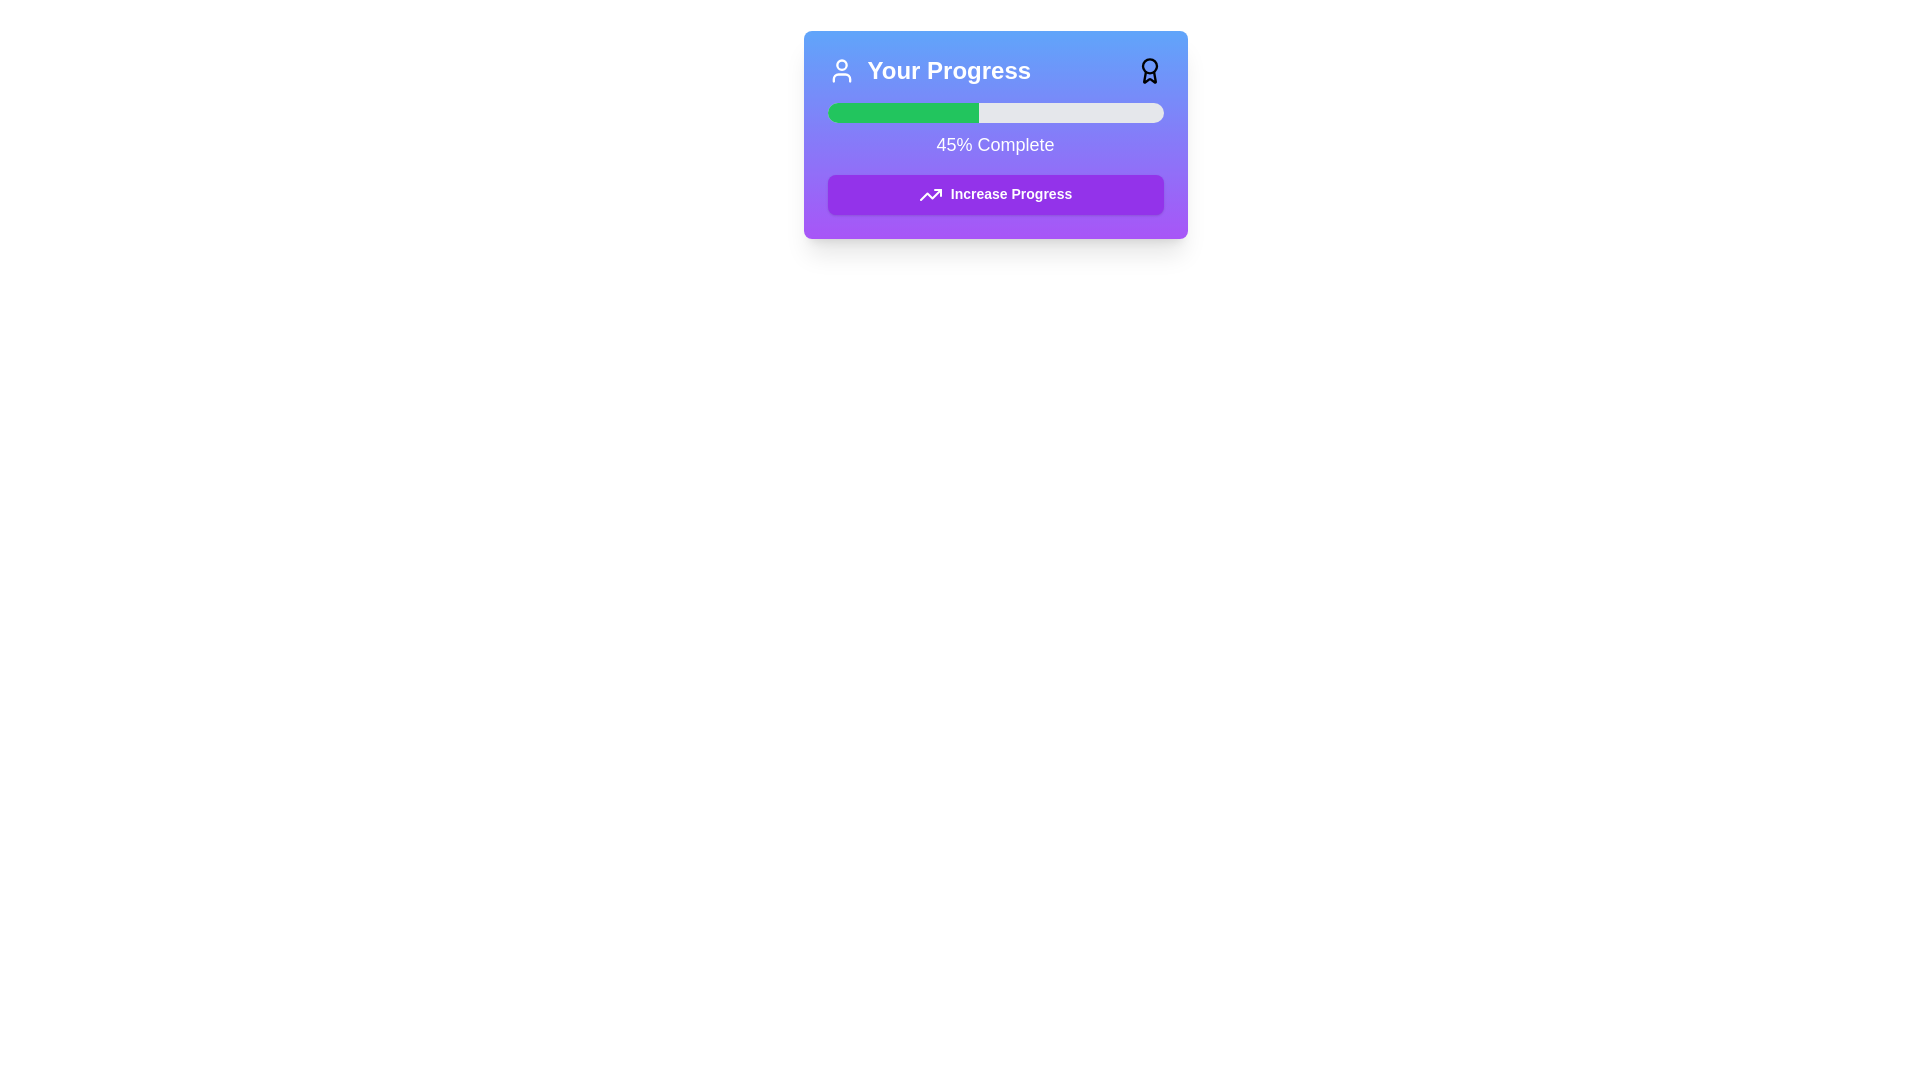 The image size is (1920, 1080). Describe the element at coordinates (929, 195) in the screenshot. I see `the 'Increase Progress' button that contains a decorative upward trending arrow icon styled in a simple line-art design with a white stroke on a purple background` at that location.